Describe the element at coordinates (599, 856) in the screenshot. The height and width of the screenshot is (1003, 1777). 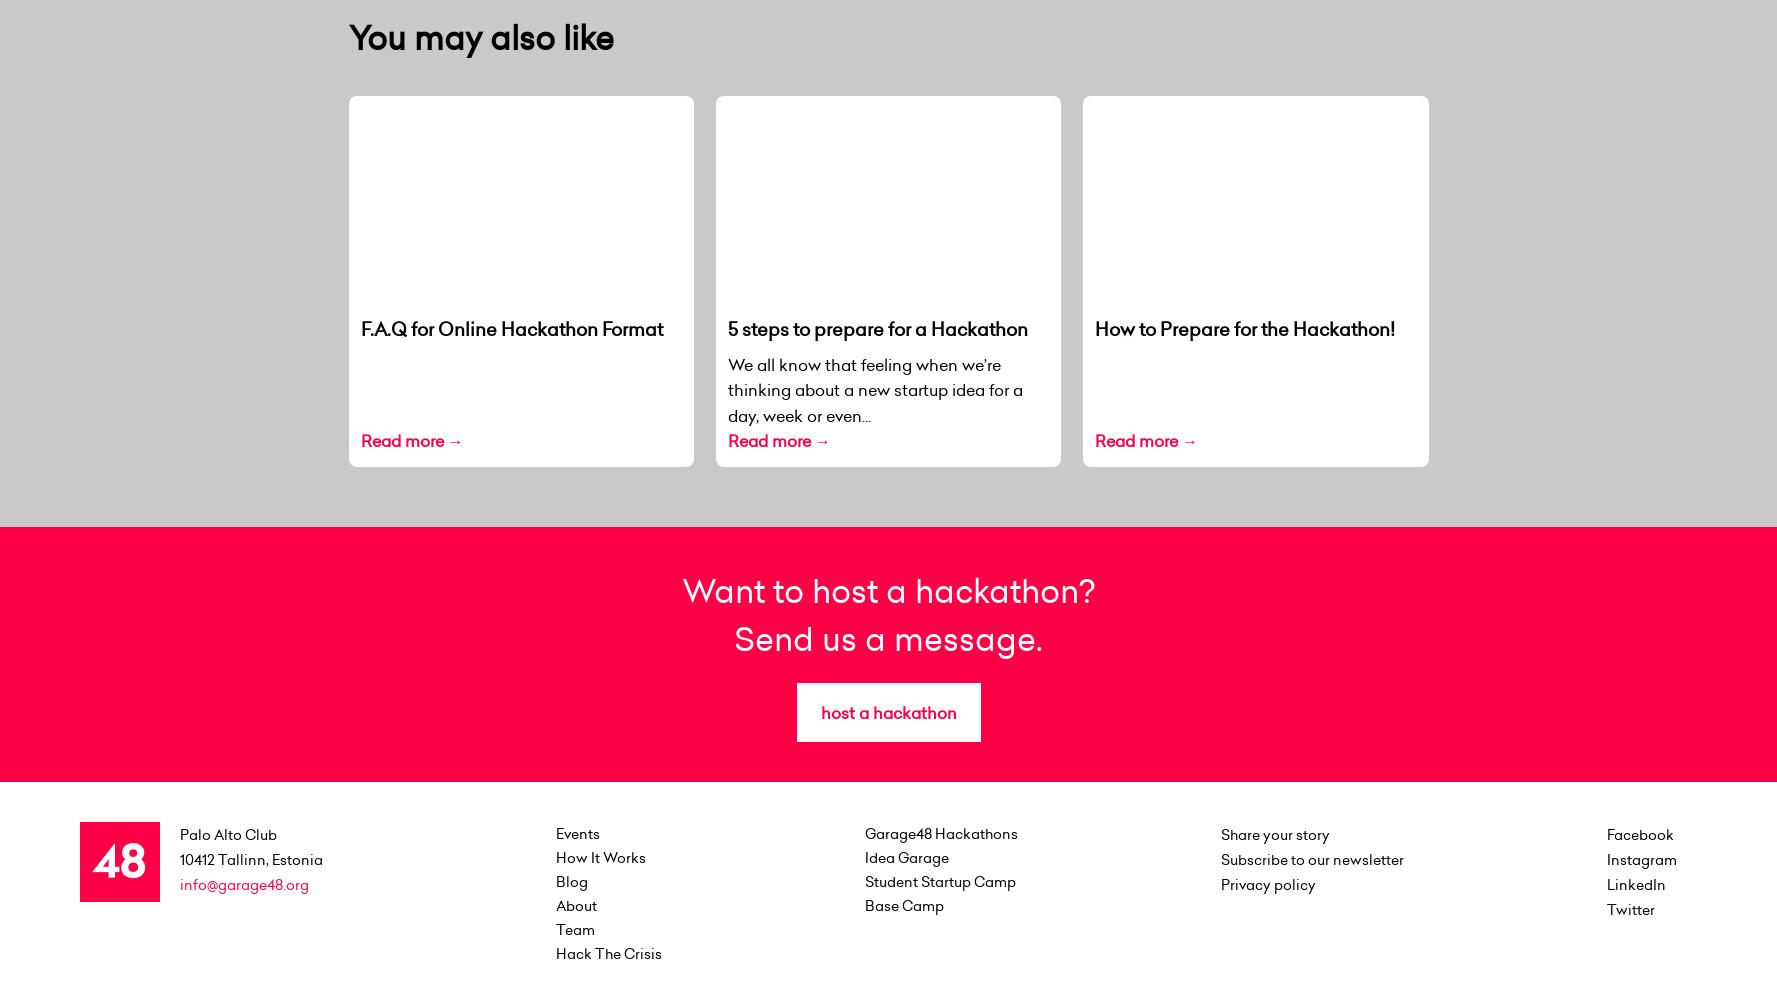
I see `'how it works'` at that location.